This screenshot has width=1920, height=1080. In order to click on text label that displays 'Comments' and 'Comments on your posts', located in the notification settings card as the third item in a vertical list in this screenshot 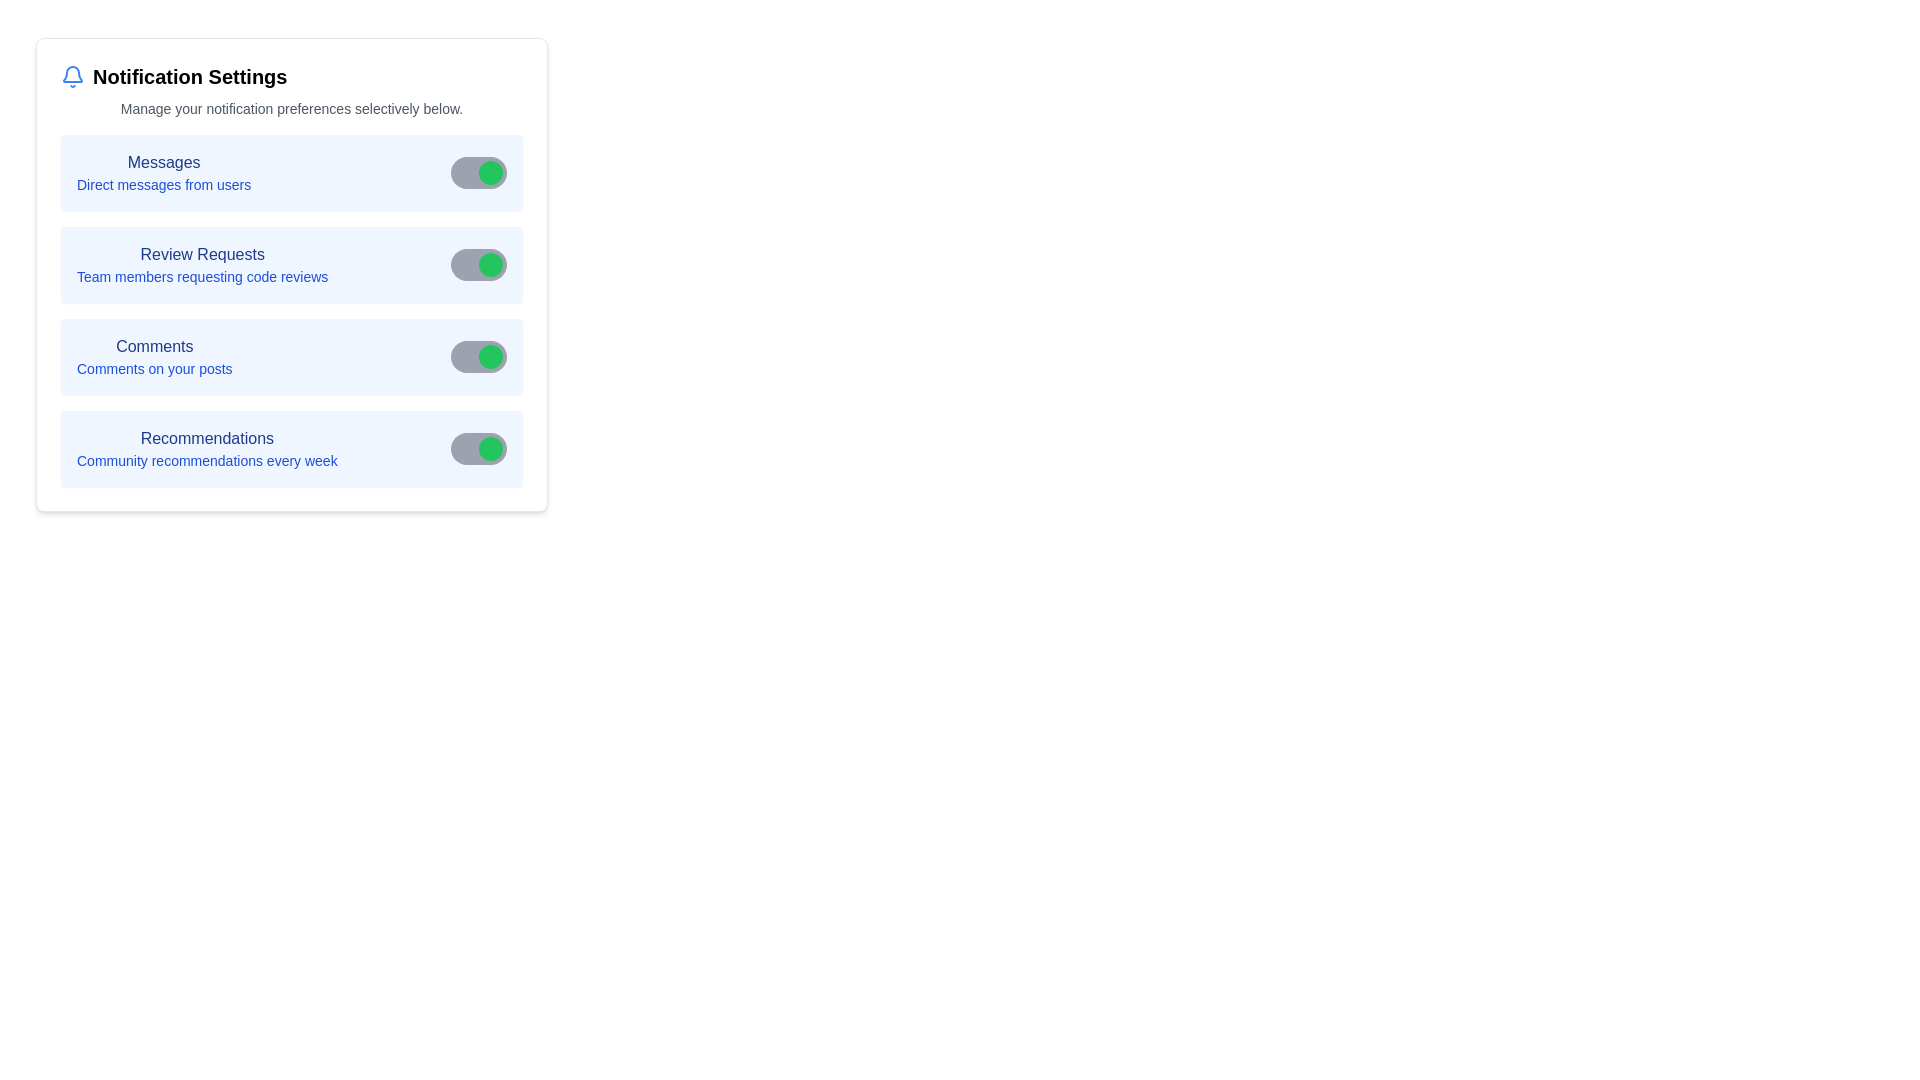, I will do `click(153, 356)`.